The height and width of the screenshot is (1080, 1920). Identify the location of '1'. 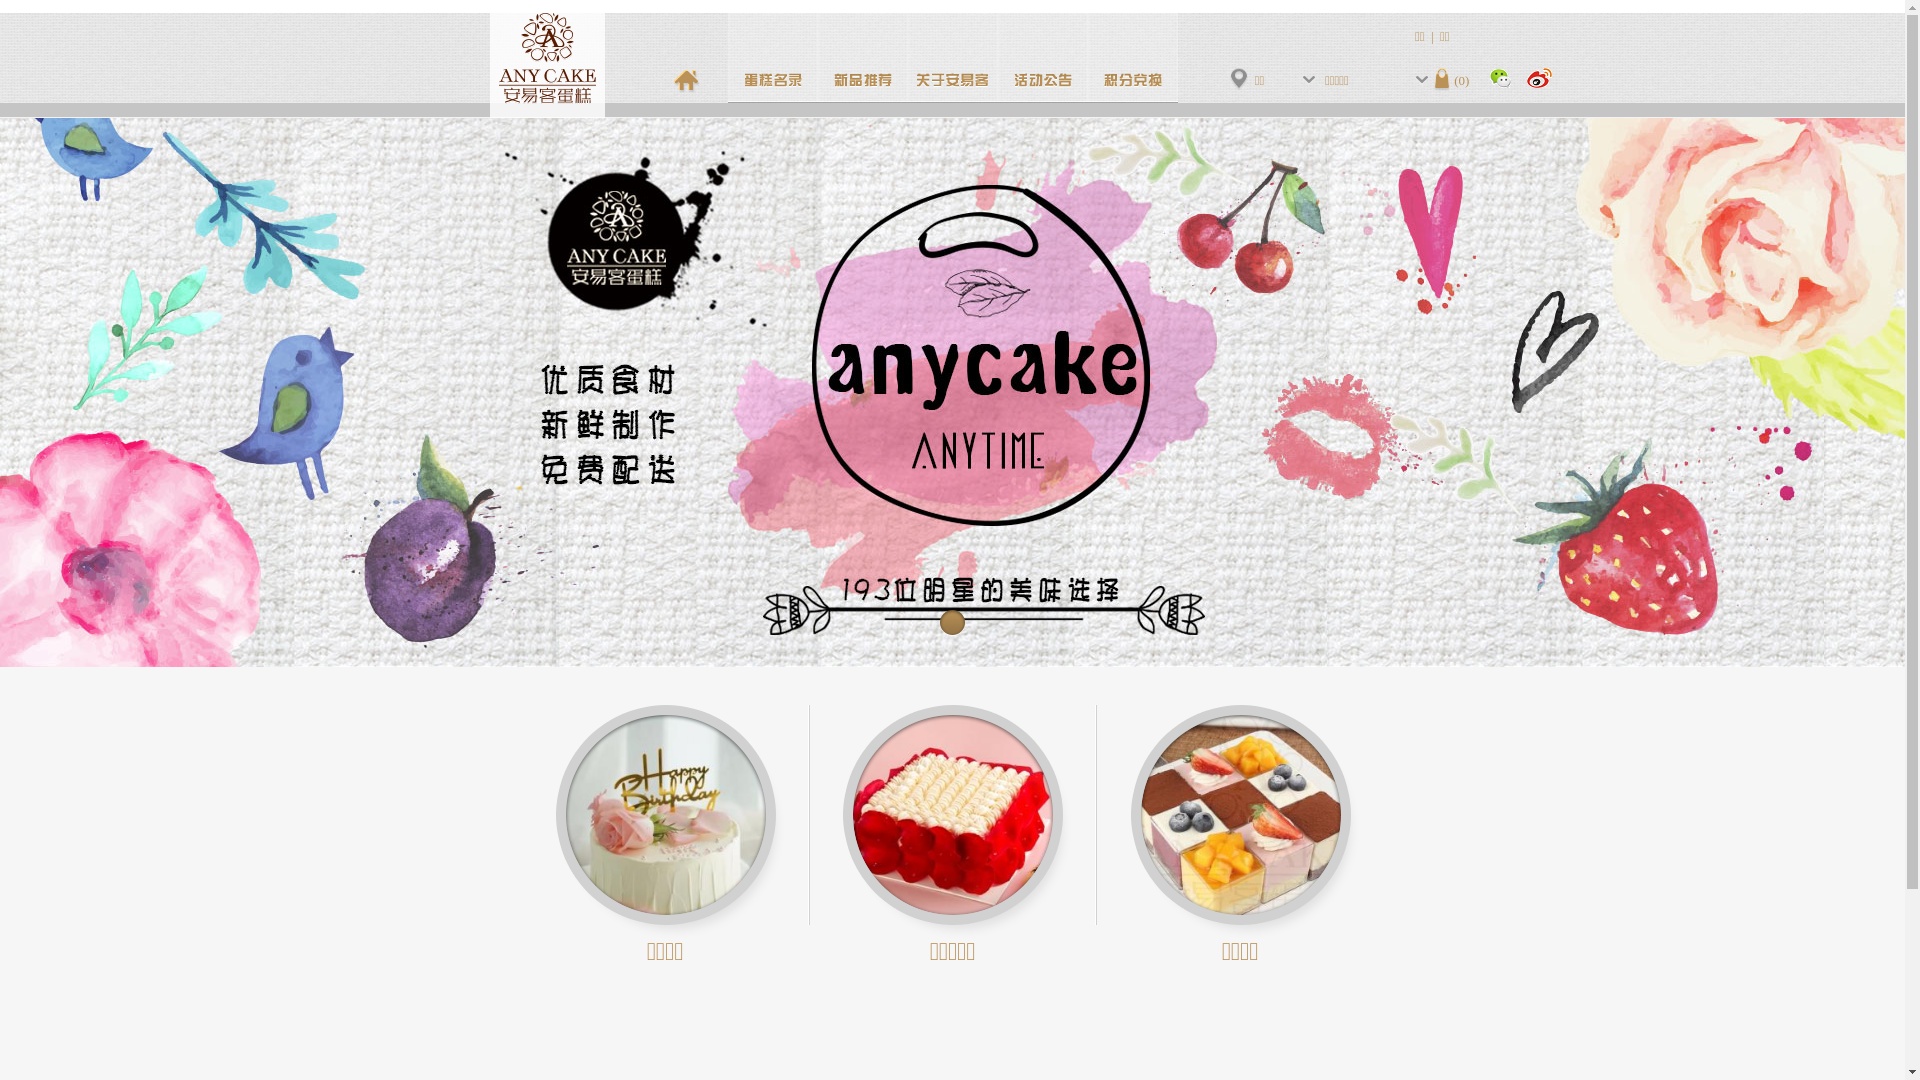
(951, 622).